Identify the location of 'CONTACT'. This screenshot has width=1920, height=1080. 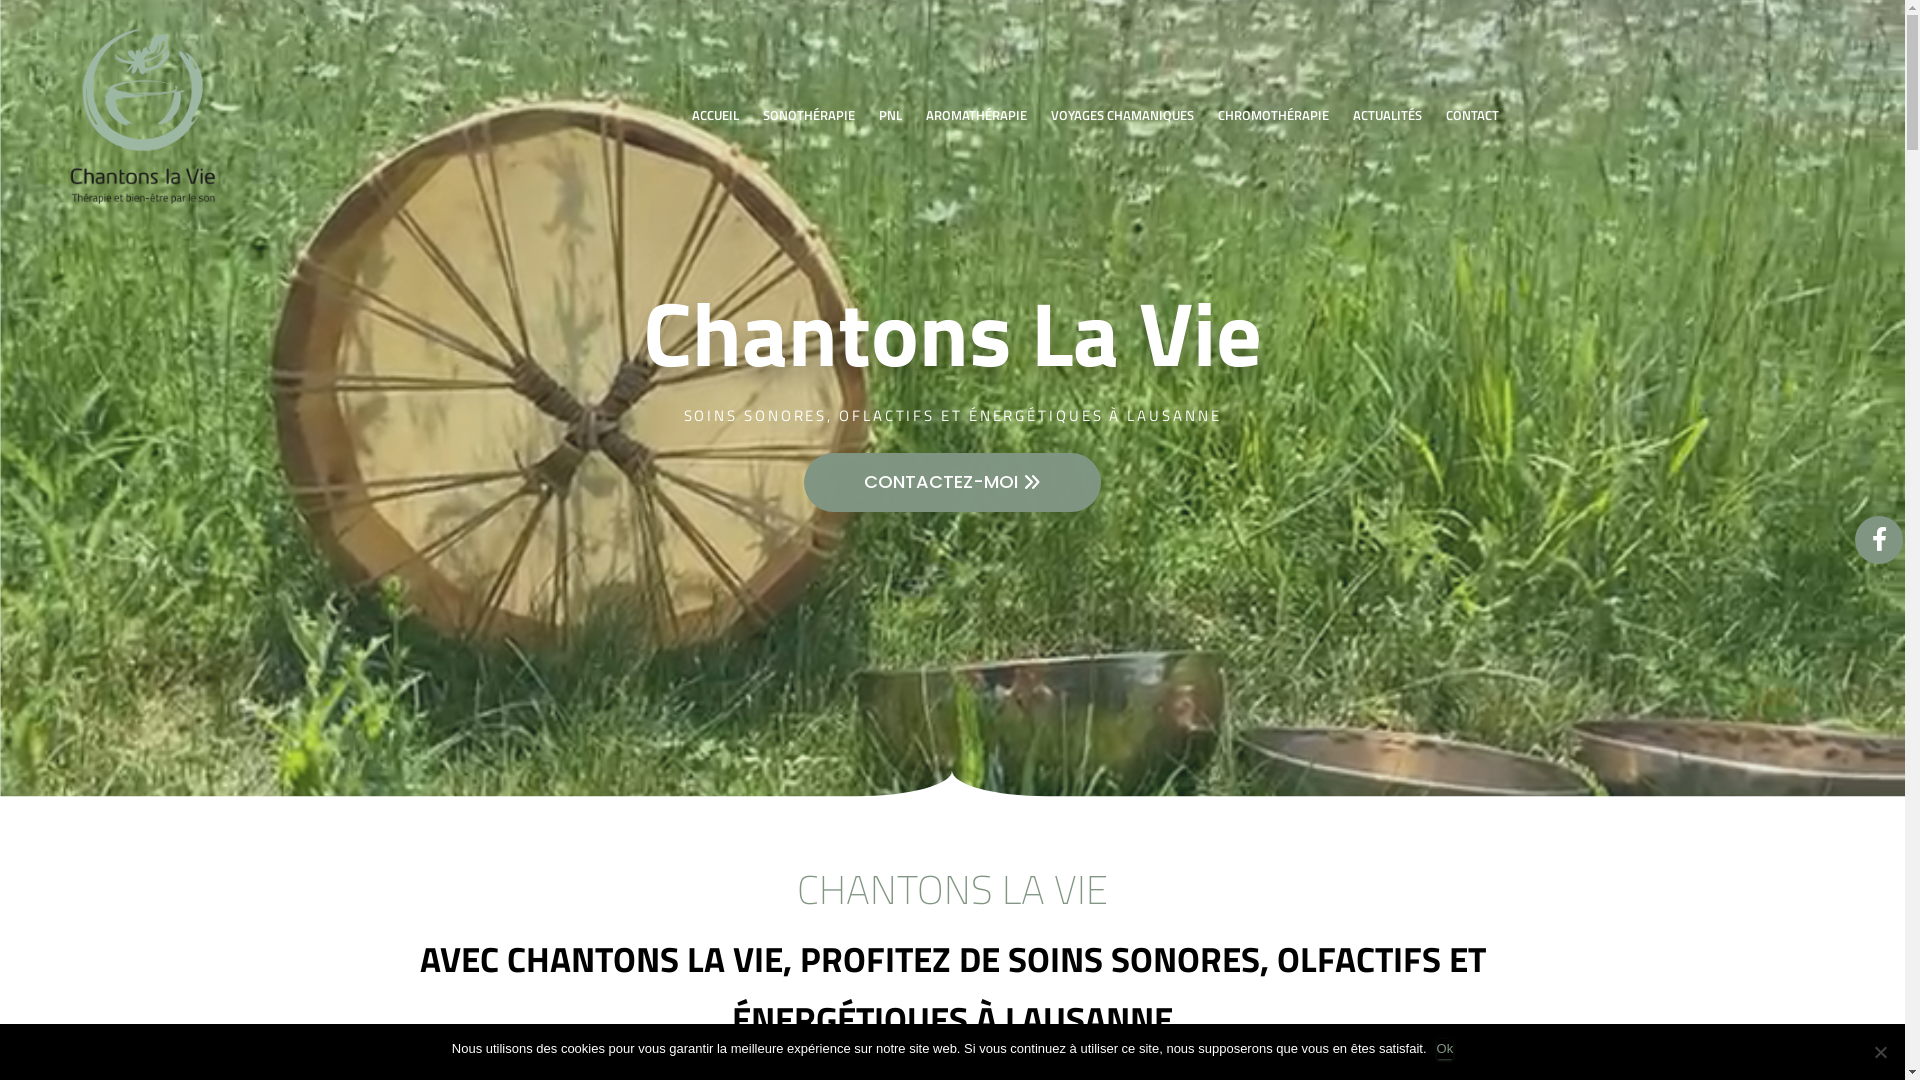
(1433, 115).